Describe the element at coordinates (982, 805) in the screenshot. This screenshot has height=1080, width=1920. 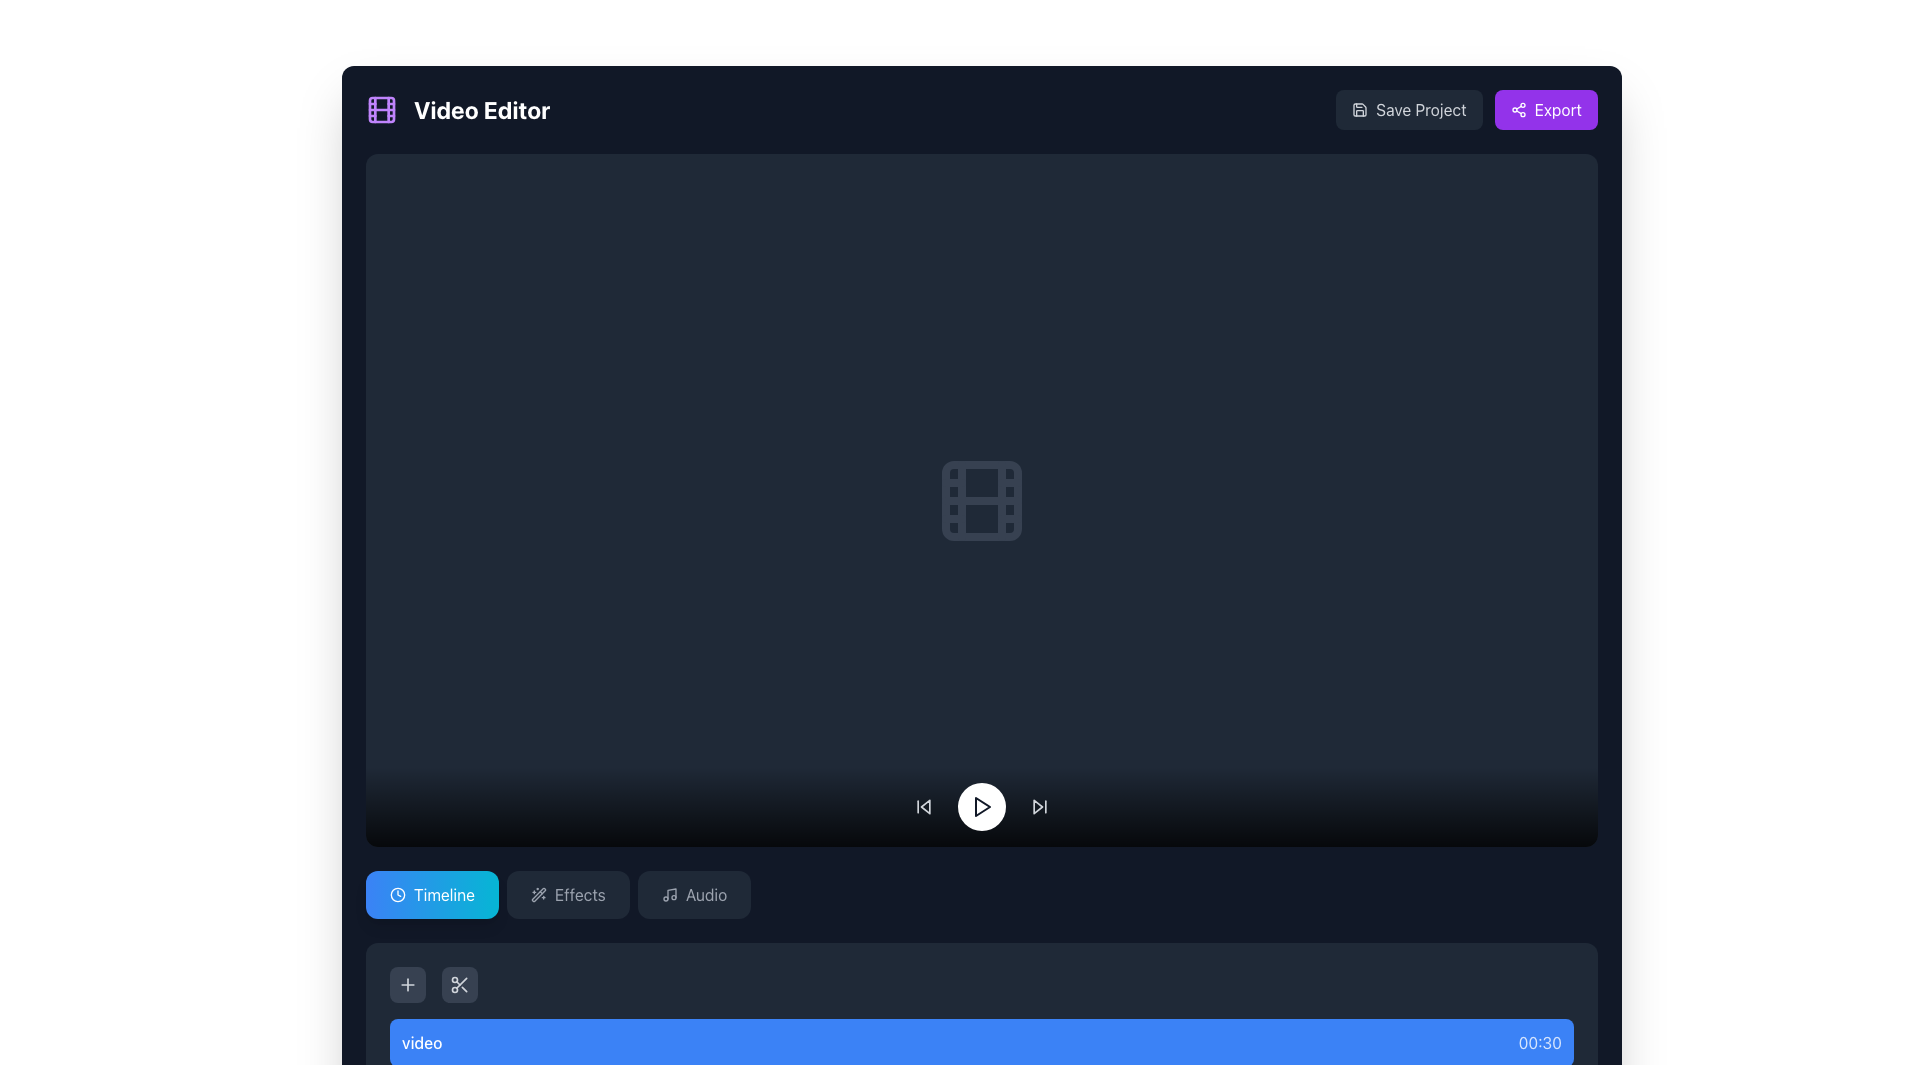
I see `the play control button located at the lower part of the interface to change its style` at that location.